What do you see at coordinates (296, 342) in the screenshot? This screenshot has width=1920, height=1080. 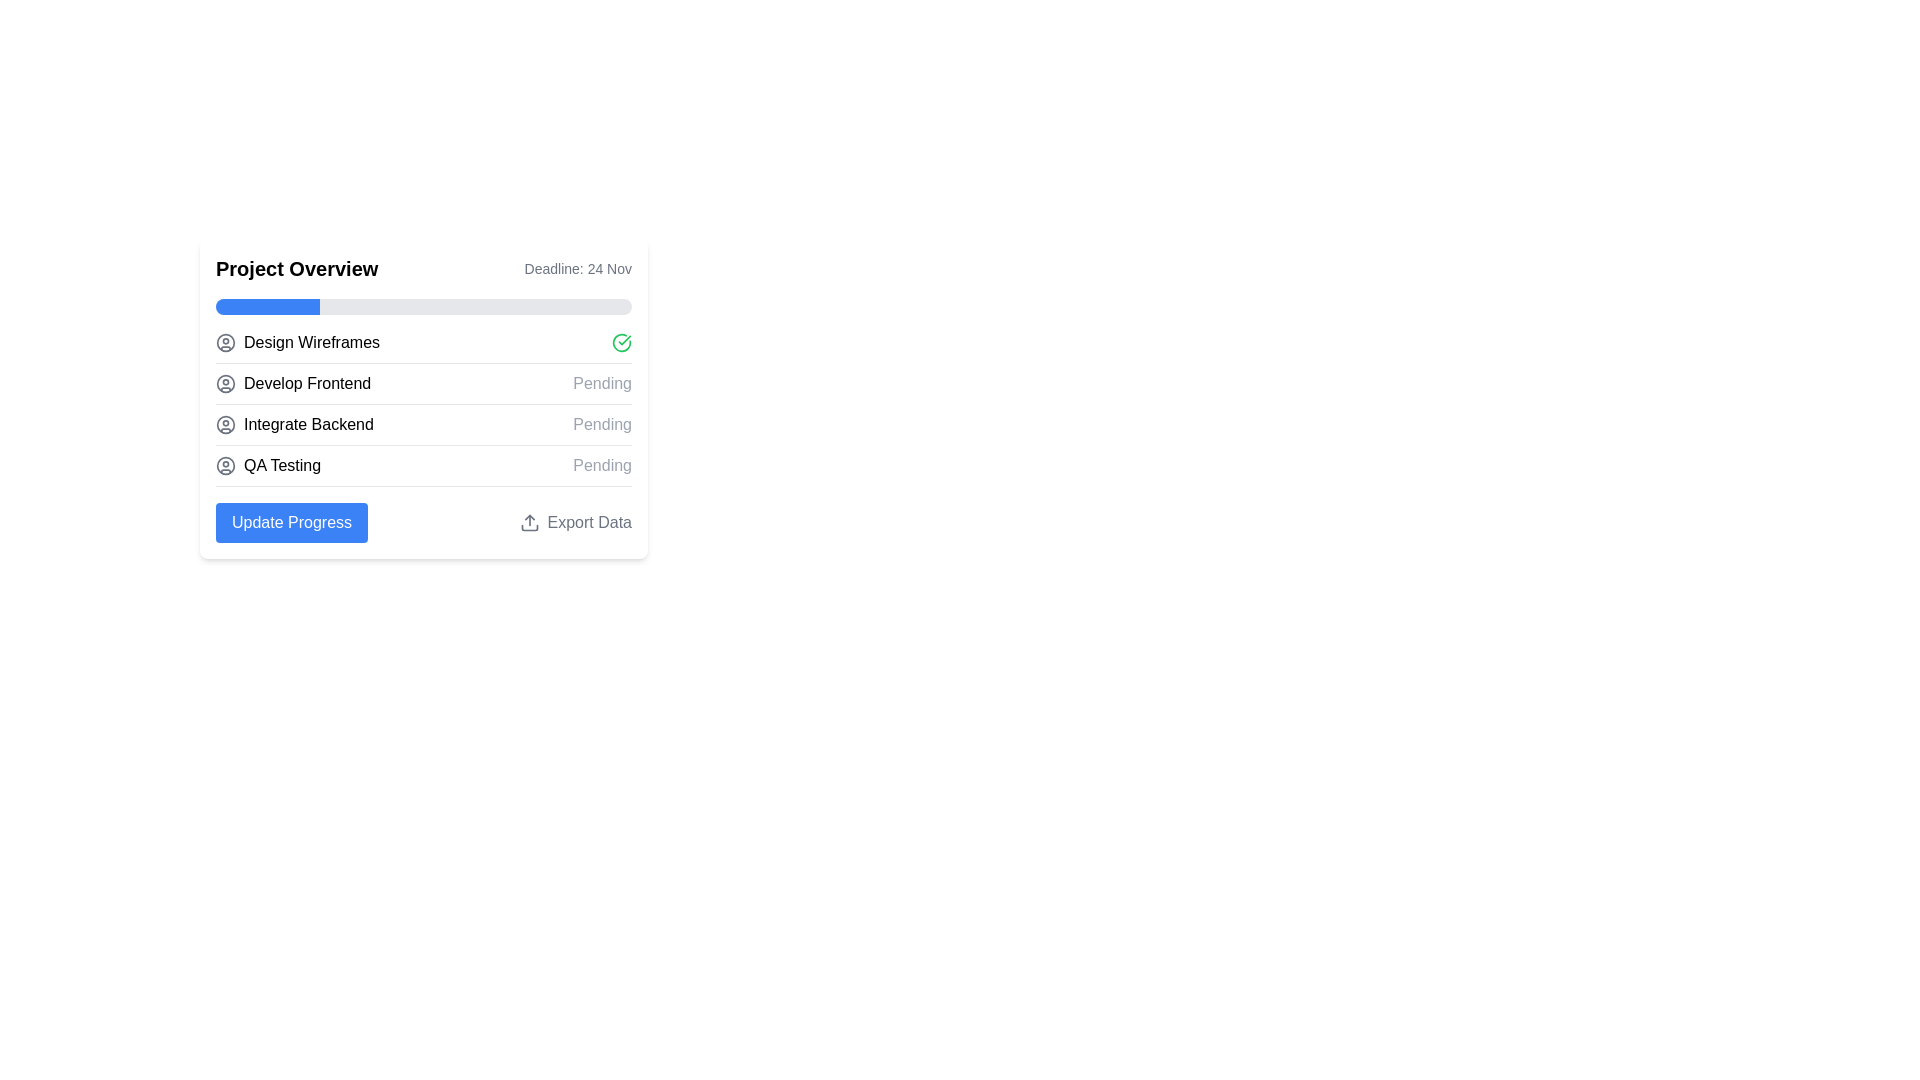 I see `the 'Design Wireframes' text label with a user profile icon` at bounding box center [296, 342].